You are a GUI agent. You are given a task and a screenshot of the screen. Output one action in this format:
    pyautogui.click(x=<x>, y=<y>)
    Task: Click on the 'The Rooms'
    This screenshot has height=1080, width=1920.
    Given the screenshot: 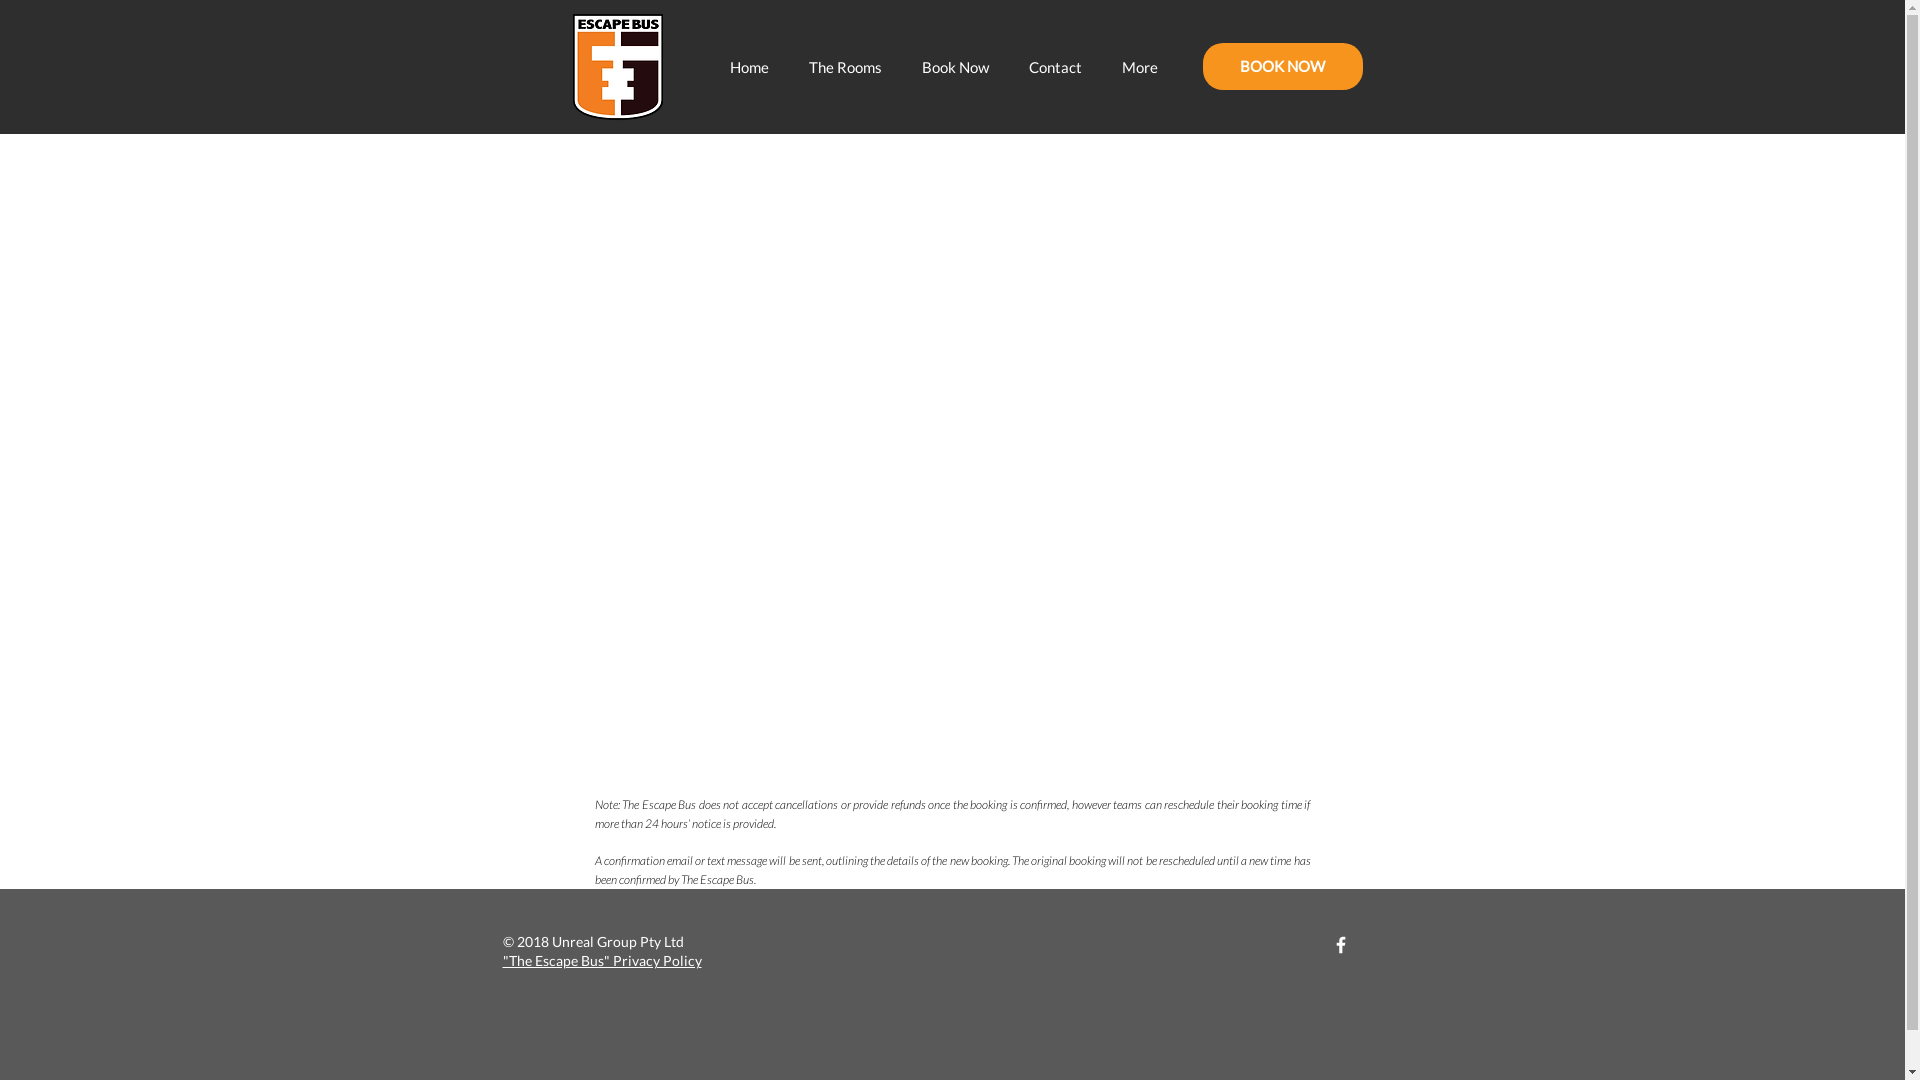 What is the action you would take?
    pyautogui.click(x=786, y=65)
    